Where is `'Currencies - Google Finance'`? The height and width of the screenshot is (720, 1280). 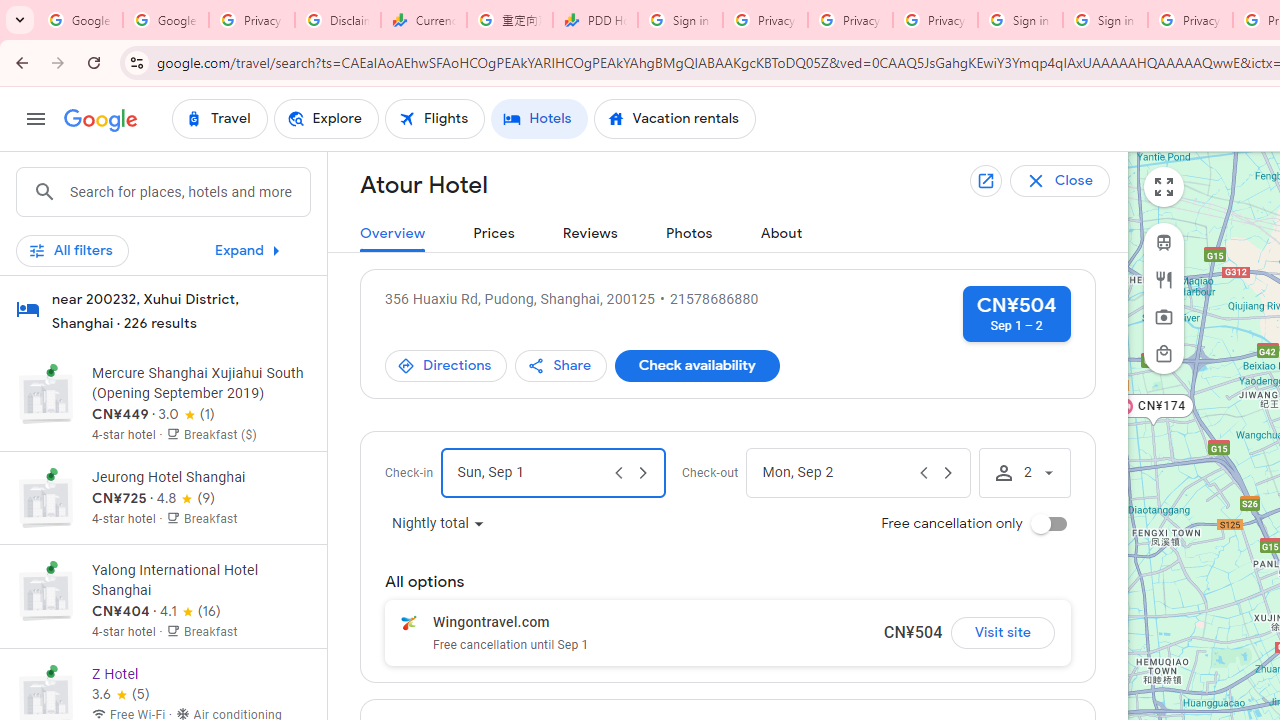
'Currencies - Google Finance' is located at coordinates (423, 20).